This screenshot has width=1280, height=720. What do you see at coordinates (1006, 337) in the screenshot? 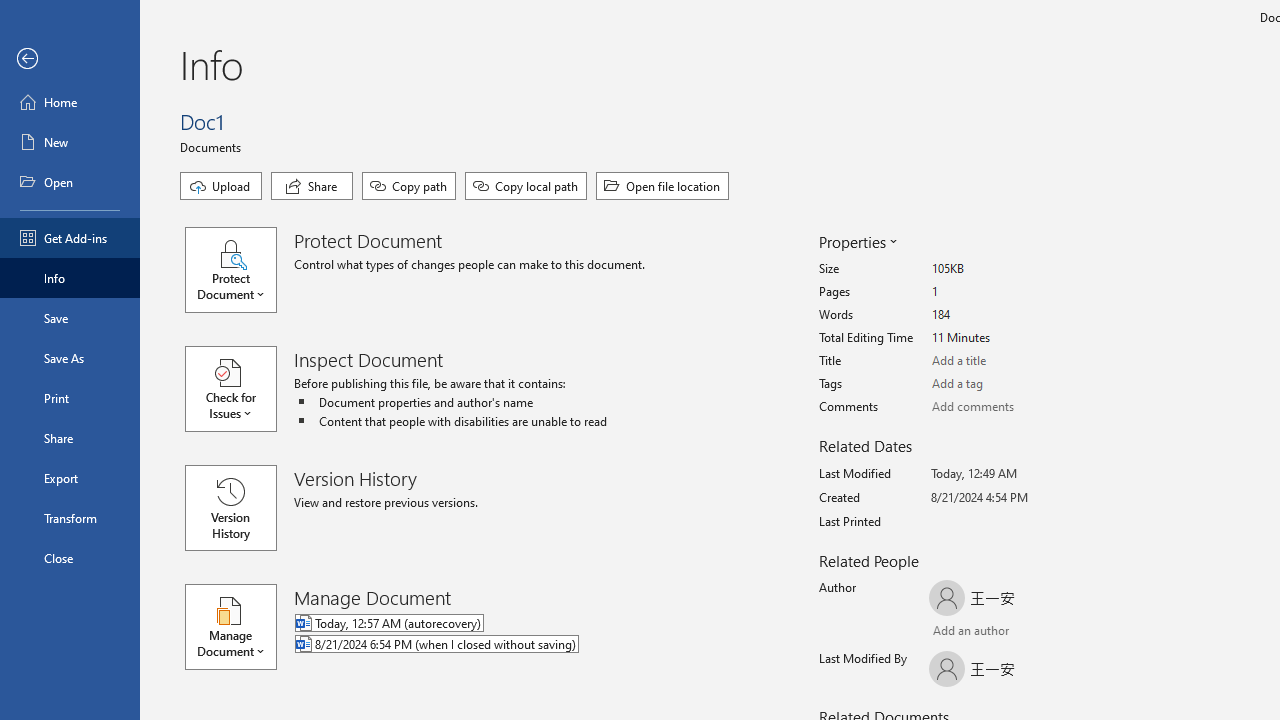
I see `'Total Editing Time'` at bounding box center [1006, 337].